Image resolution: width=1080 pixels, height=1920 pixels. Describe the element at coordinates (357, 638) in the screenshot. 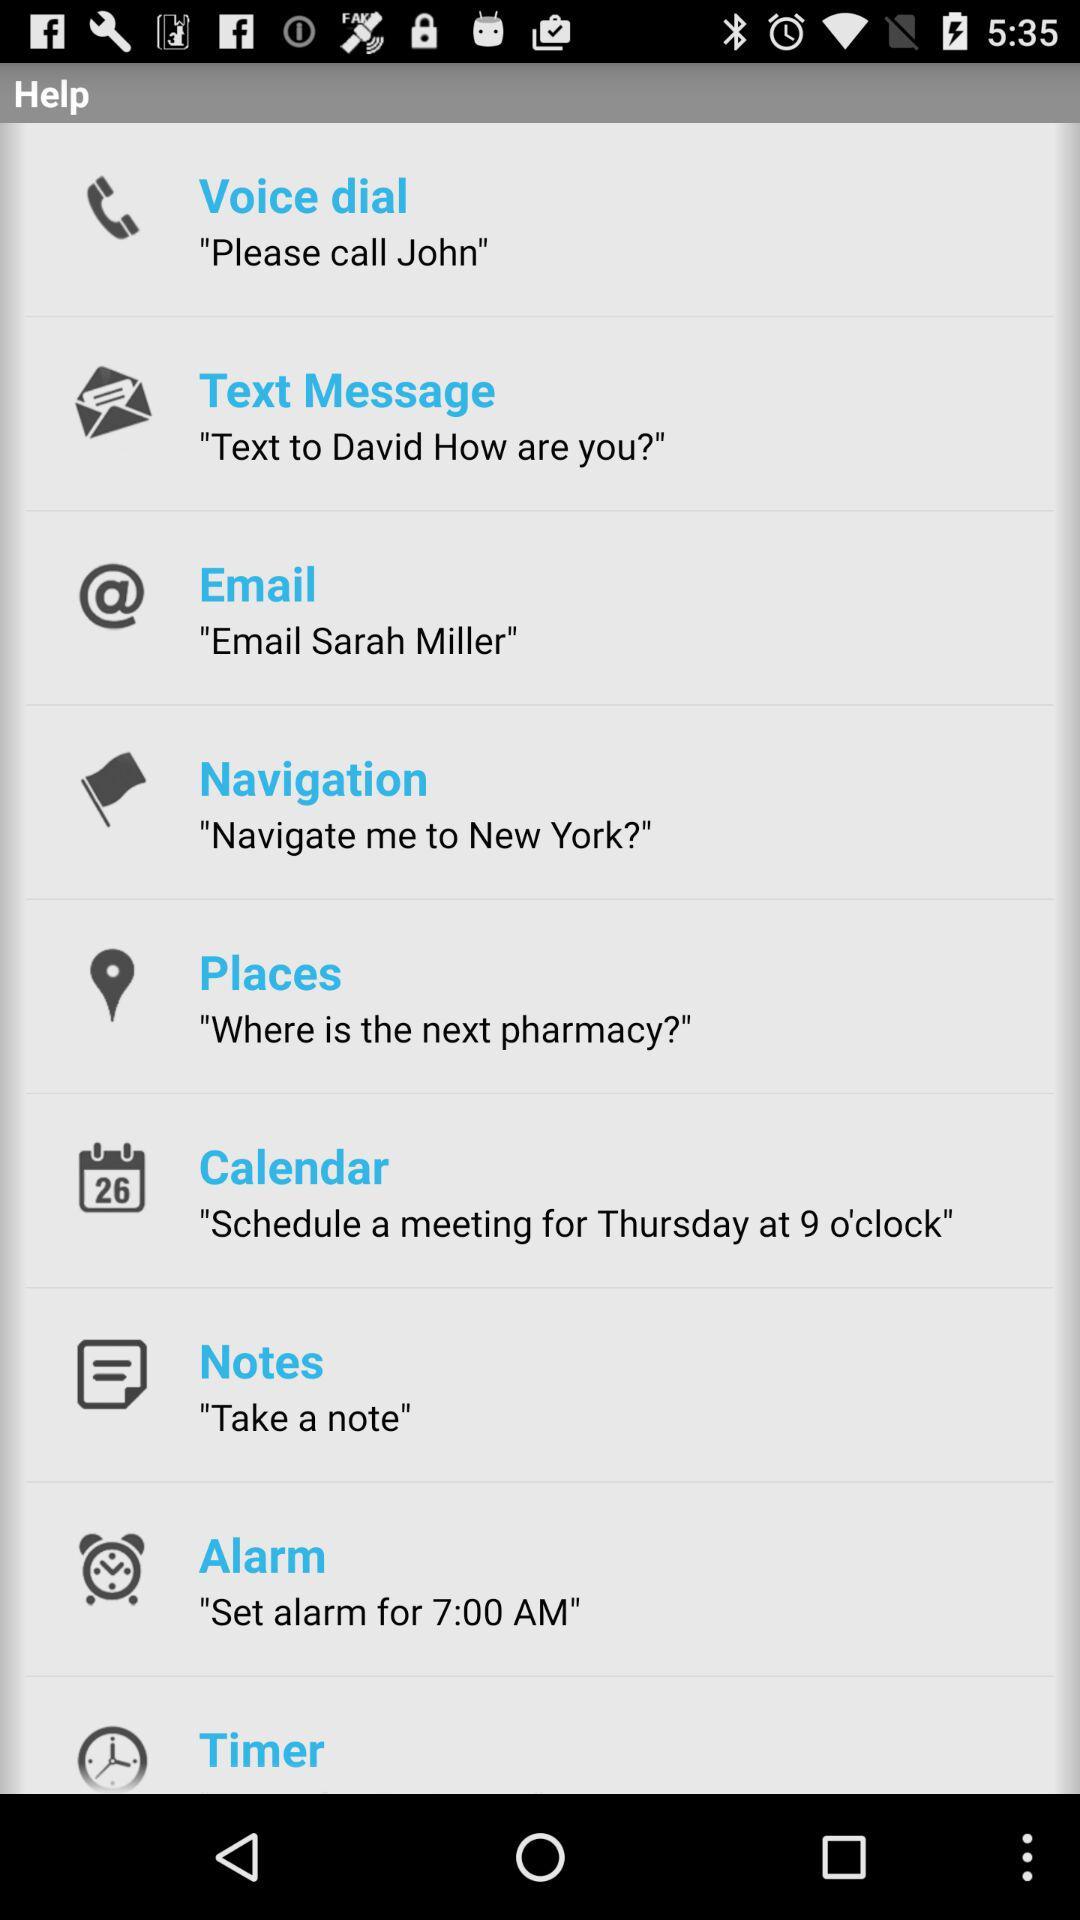

I see `the "email sarah miller"` at that location.